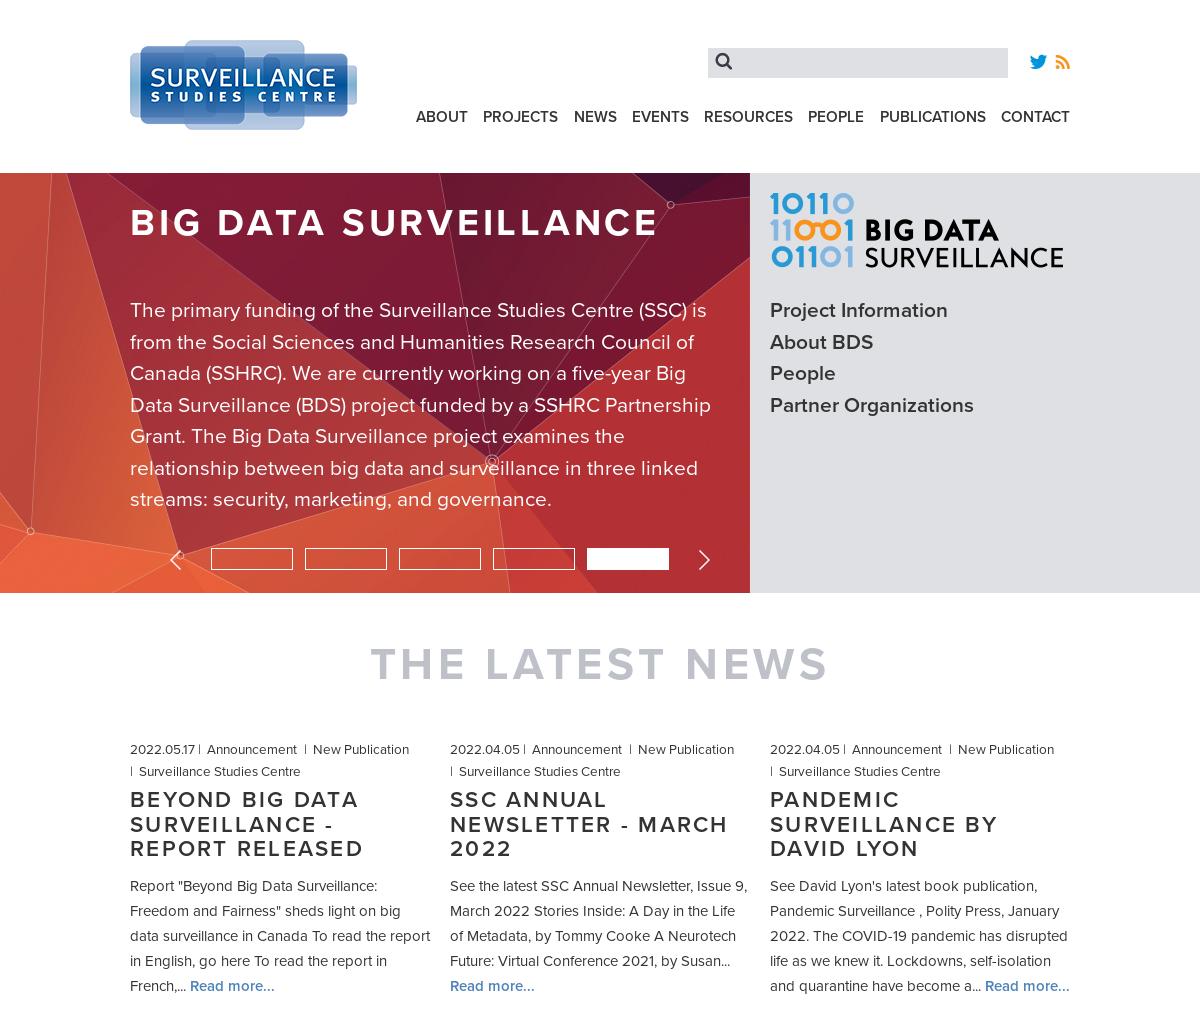 Image resolution: width=1200 pixels, height=1029 pixels. What do you see at coordinates (179, 555) in the screenshot?
I see `'Previous'` at bounding box center [179, 555].